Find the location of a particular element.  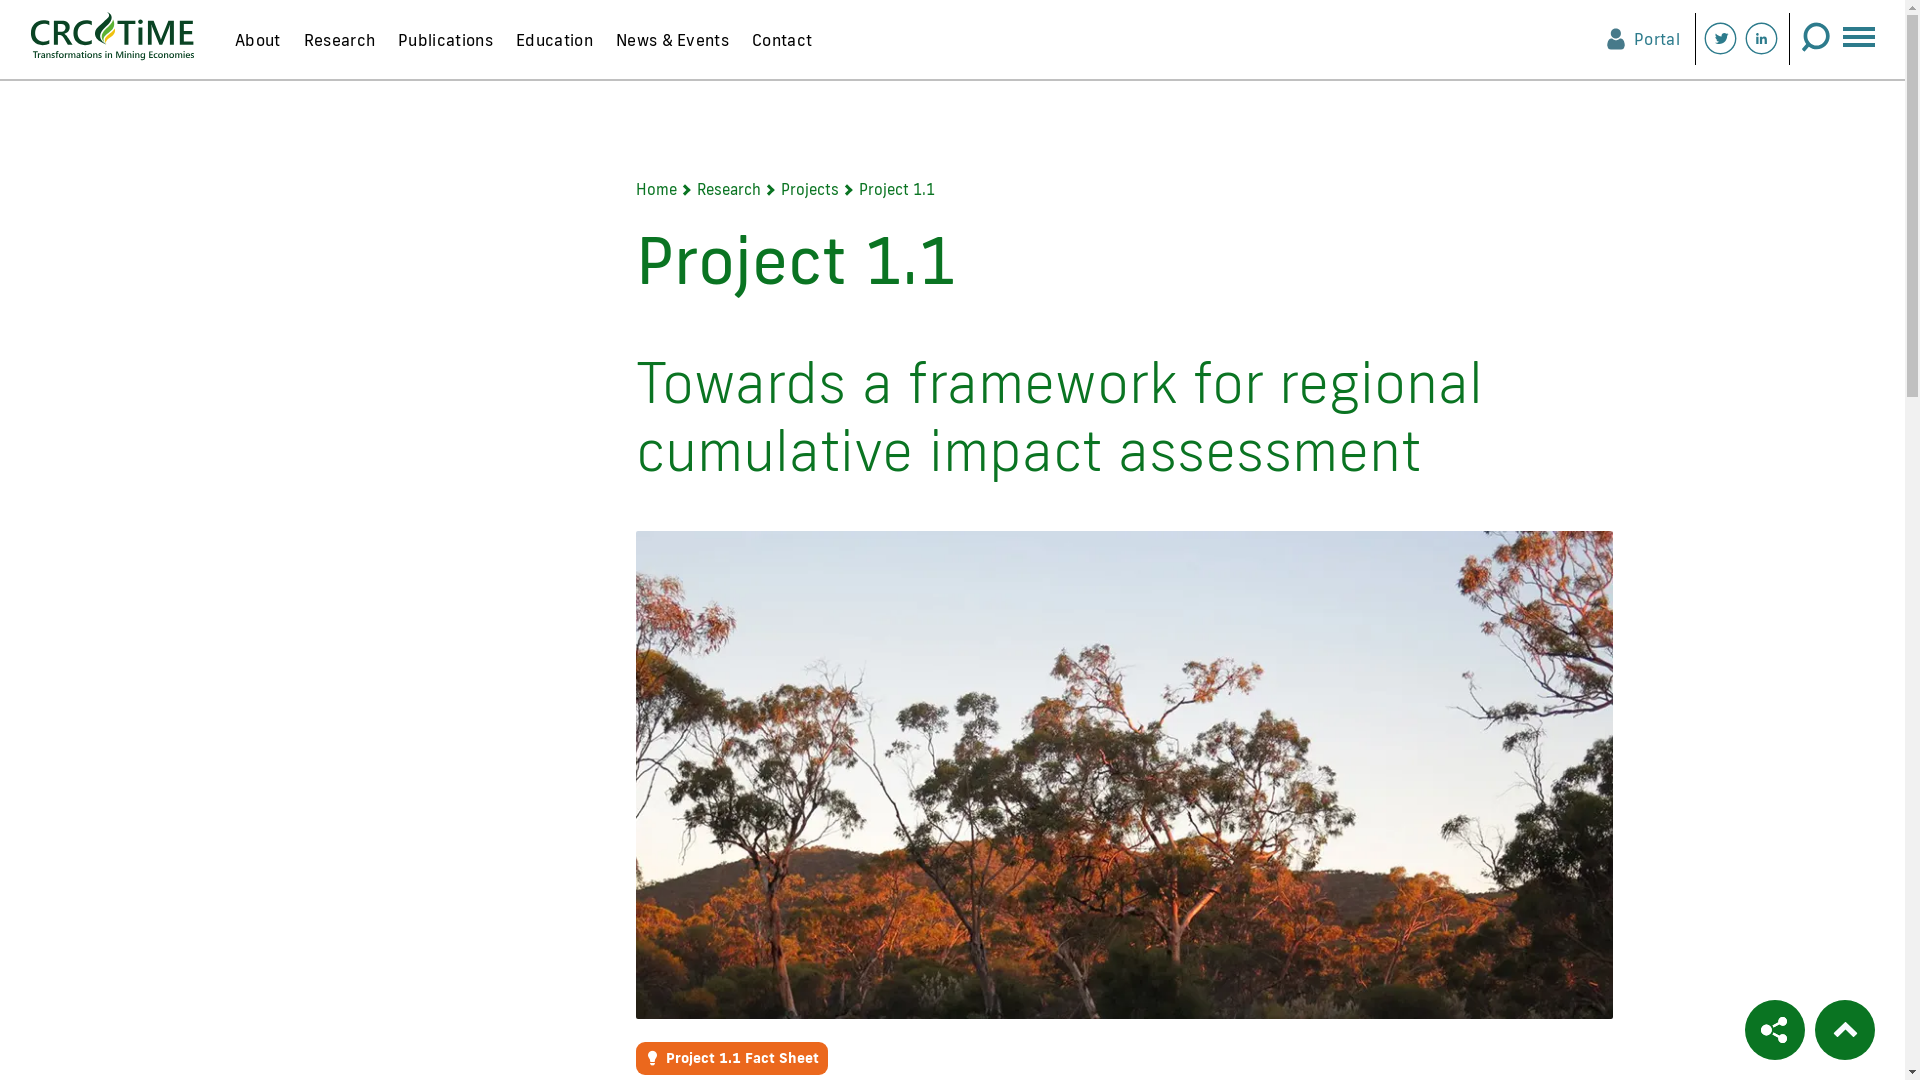

'Contact' is located at coordinates (780, 49).